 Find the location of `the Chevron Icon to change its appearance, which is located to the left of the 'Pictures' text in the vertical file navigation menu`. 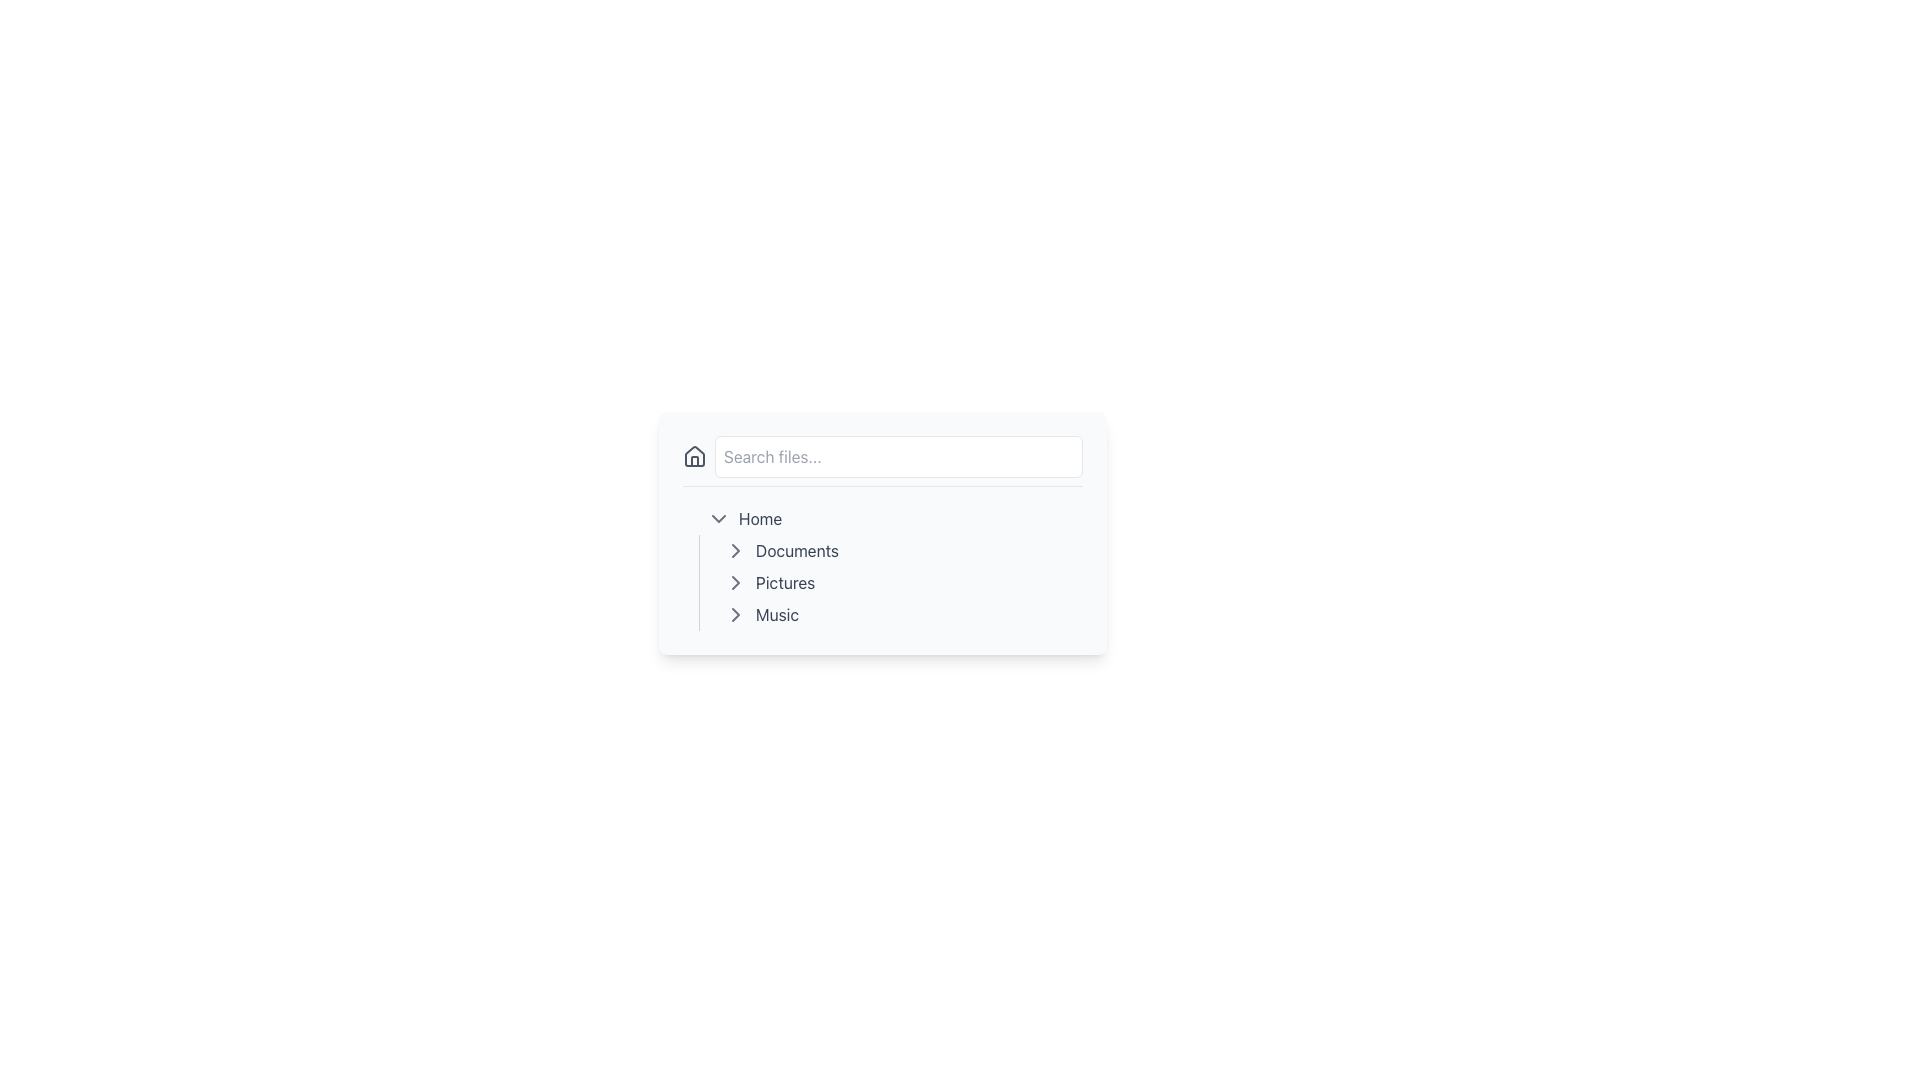

the Chevron Icon to change its appearance, which is located to the left of the 'Pictures' text in the vertical file navigation menu is located at coordinates (734, 582).